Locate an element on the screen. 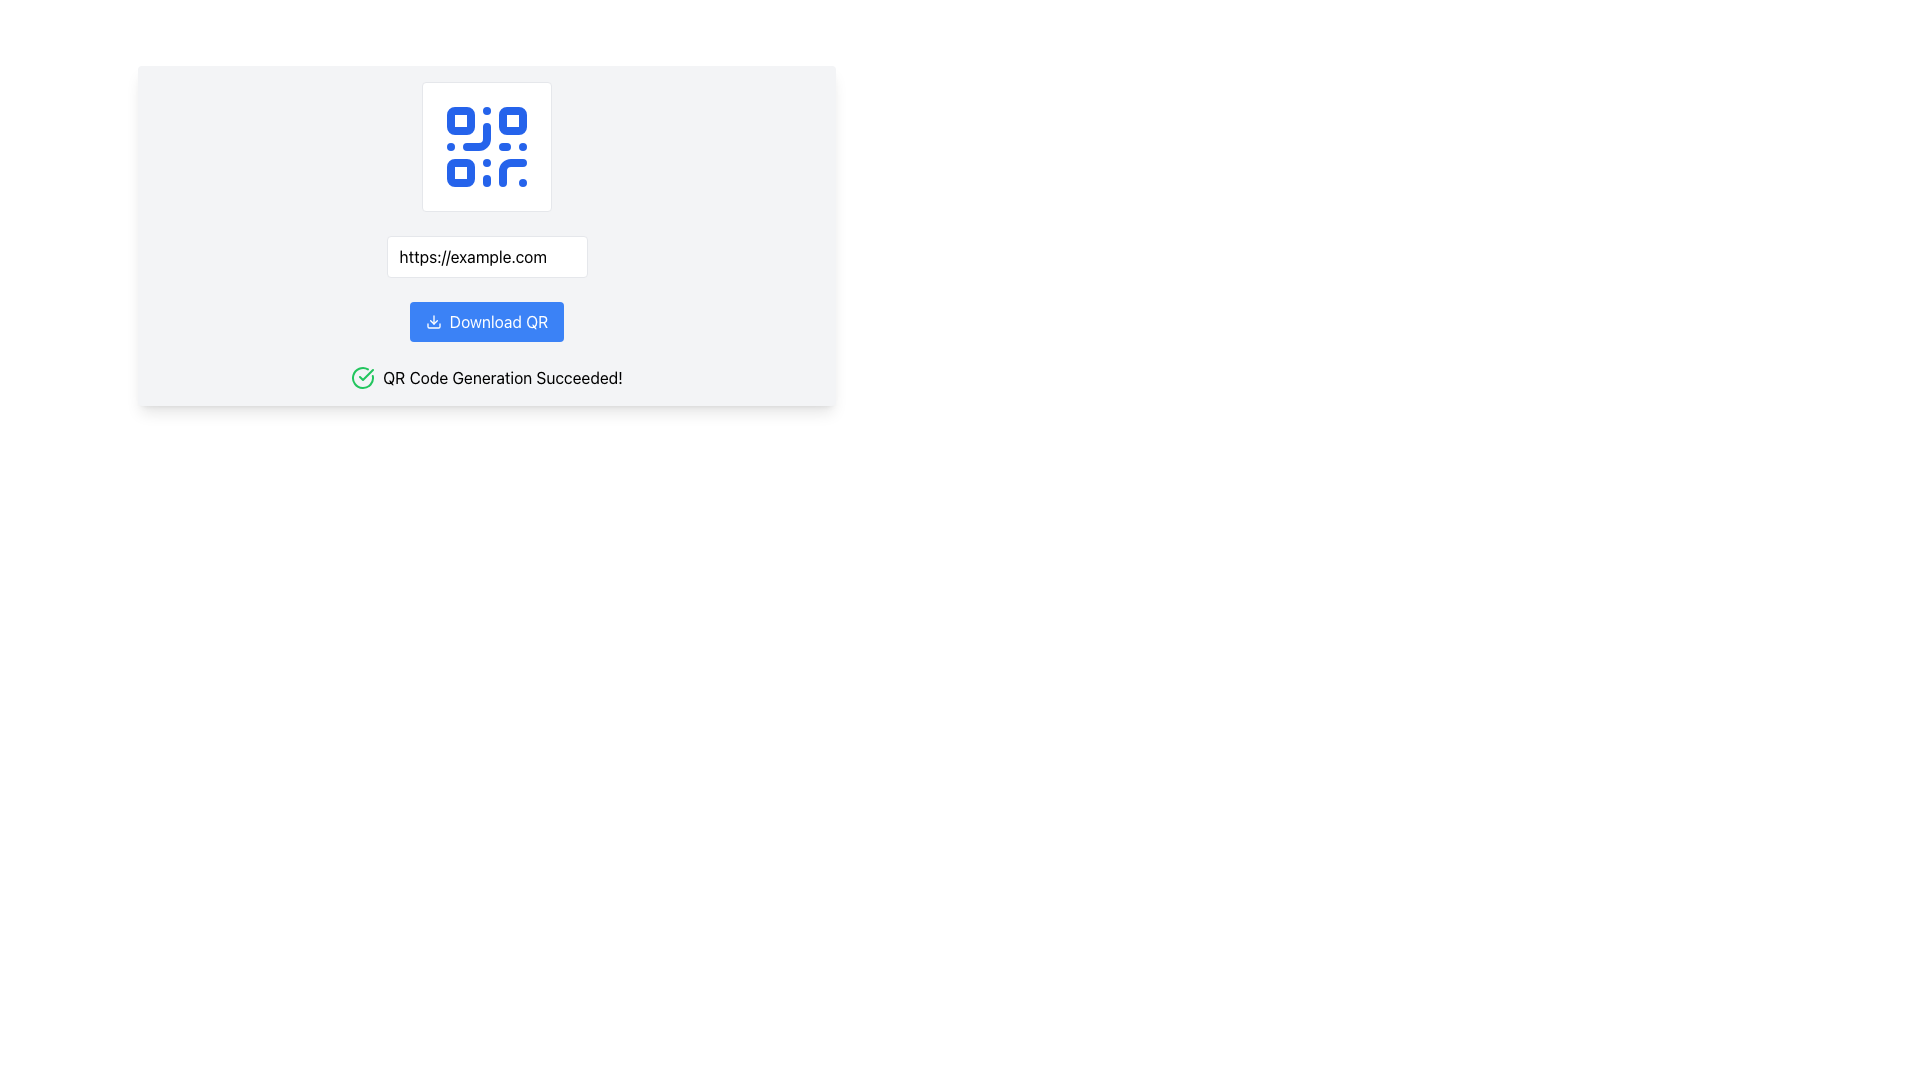 Image resolution: width=1920 pixels, height=1080 pixels. text content of the button that triggers the download of a QR code, positioned centrally below the URL input field is located at coordinates (499, 320).